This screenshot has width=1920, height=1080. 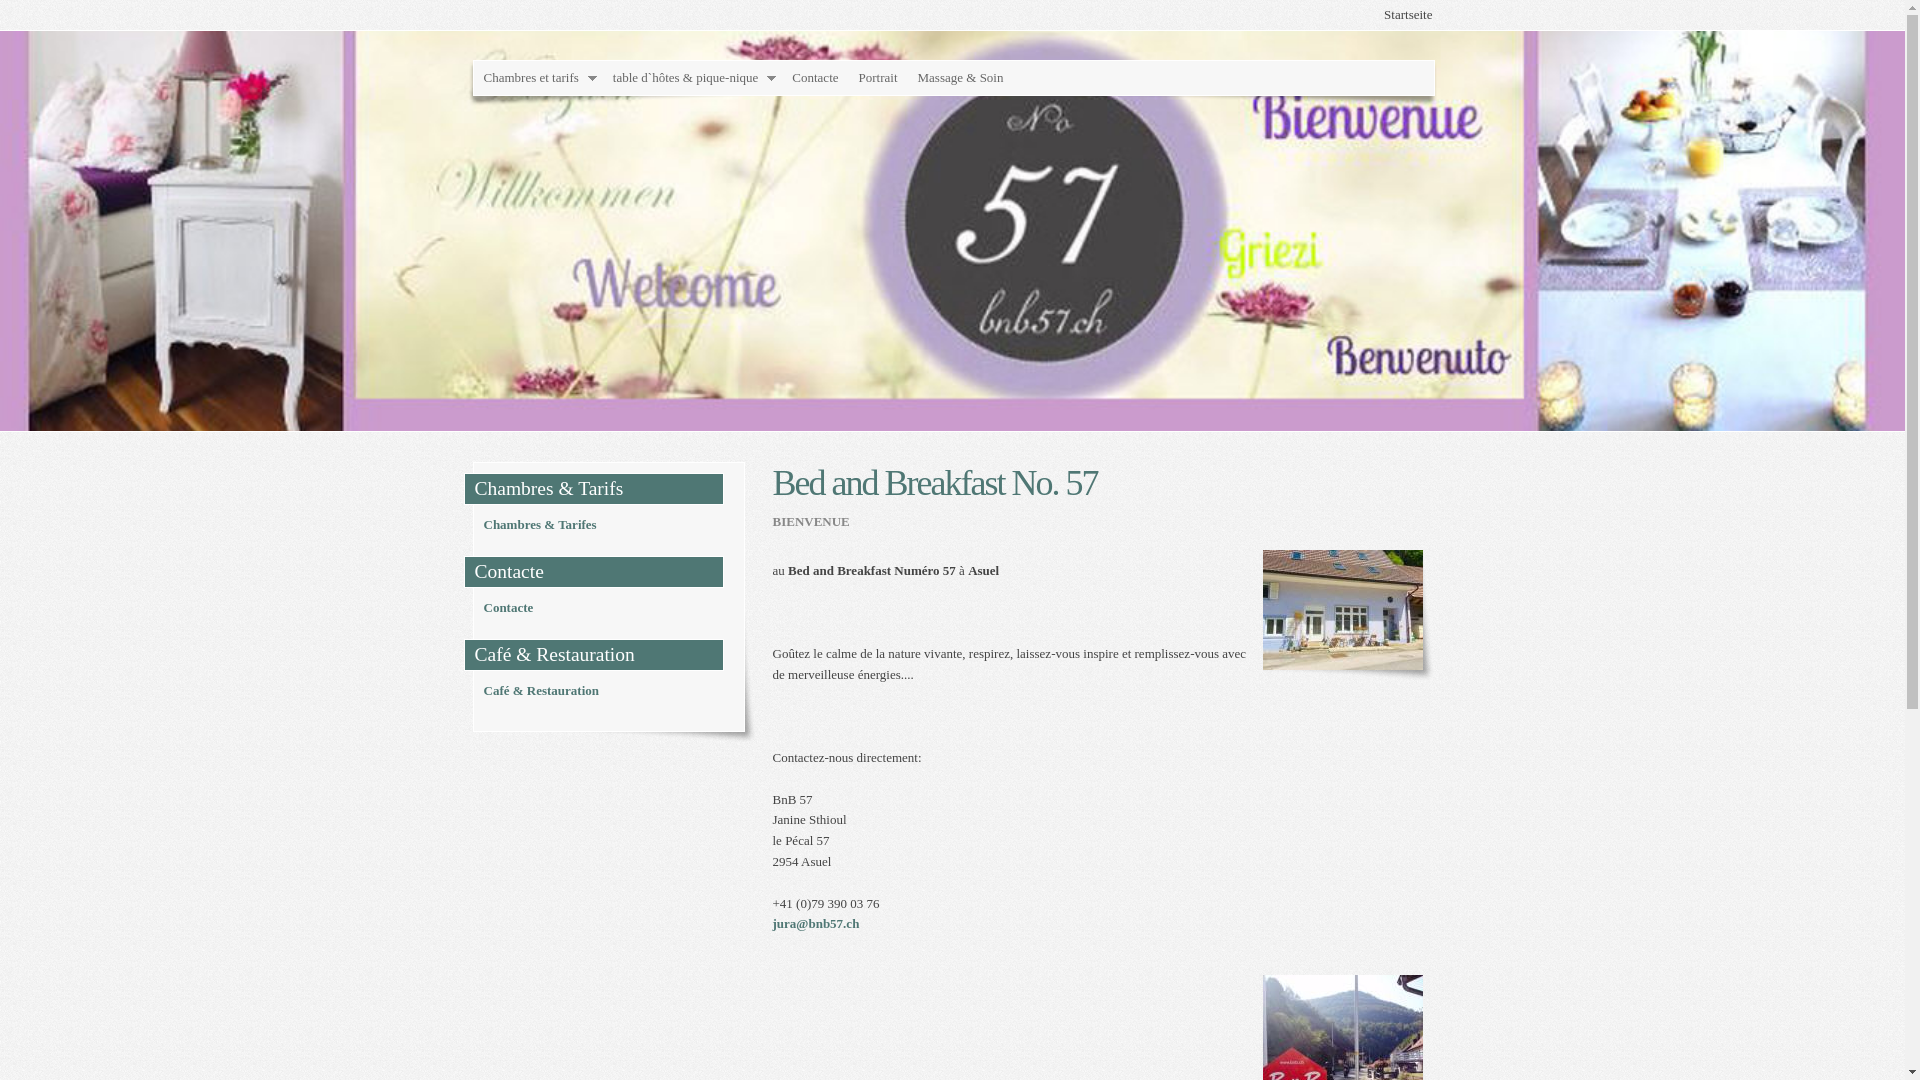 What do you see at coordinates (484, 606) in the screenshot?
I see `'Contacte'` at bounding box center [484, 606].